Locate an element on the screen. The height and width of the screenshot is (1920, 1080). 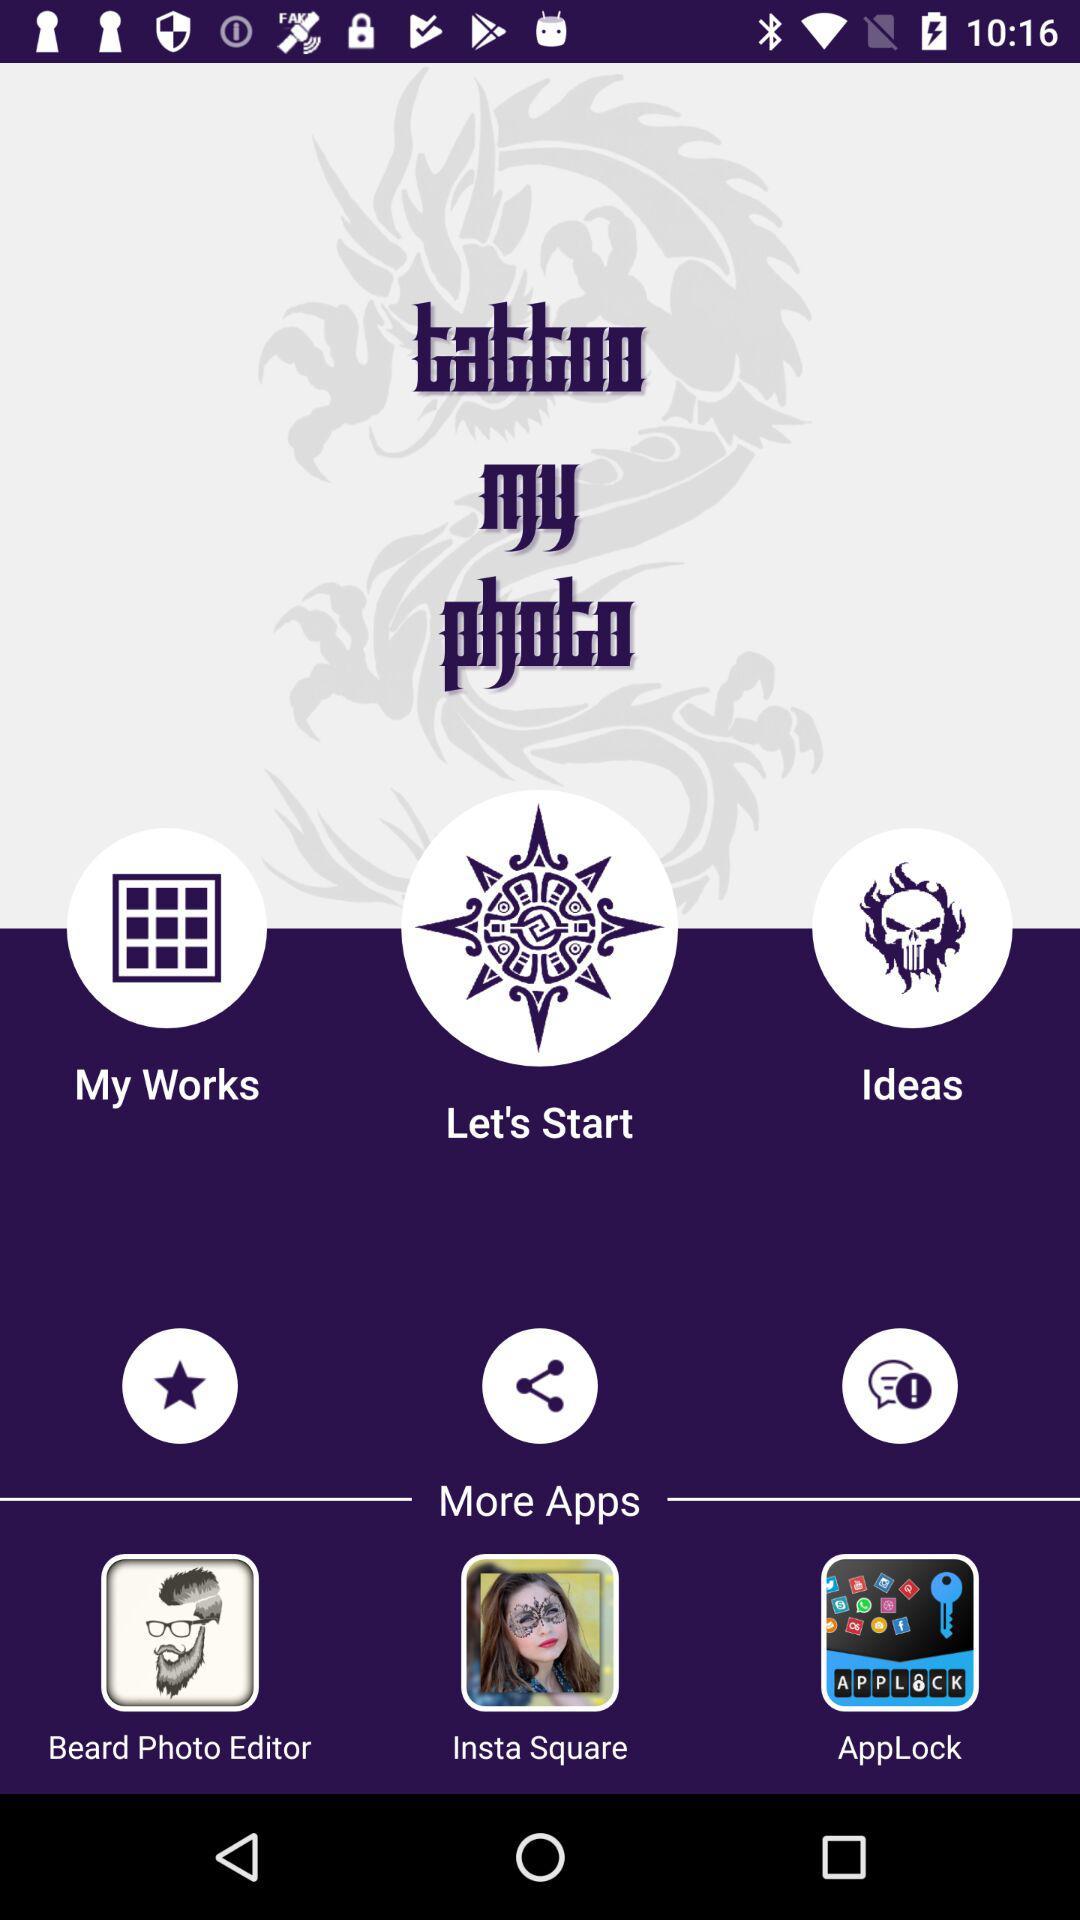
options is located at coordinates (180, 1632).